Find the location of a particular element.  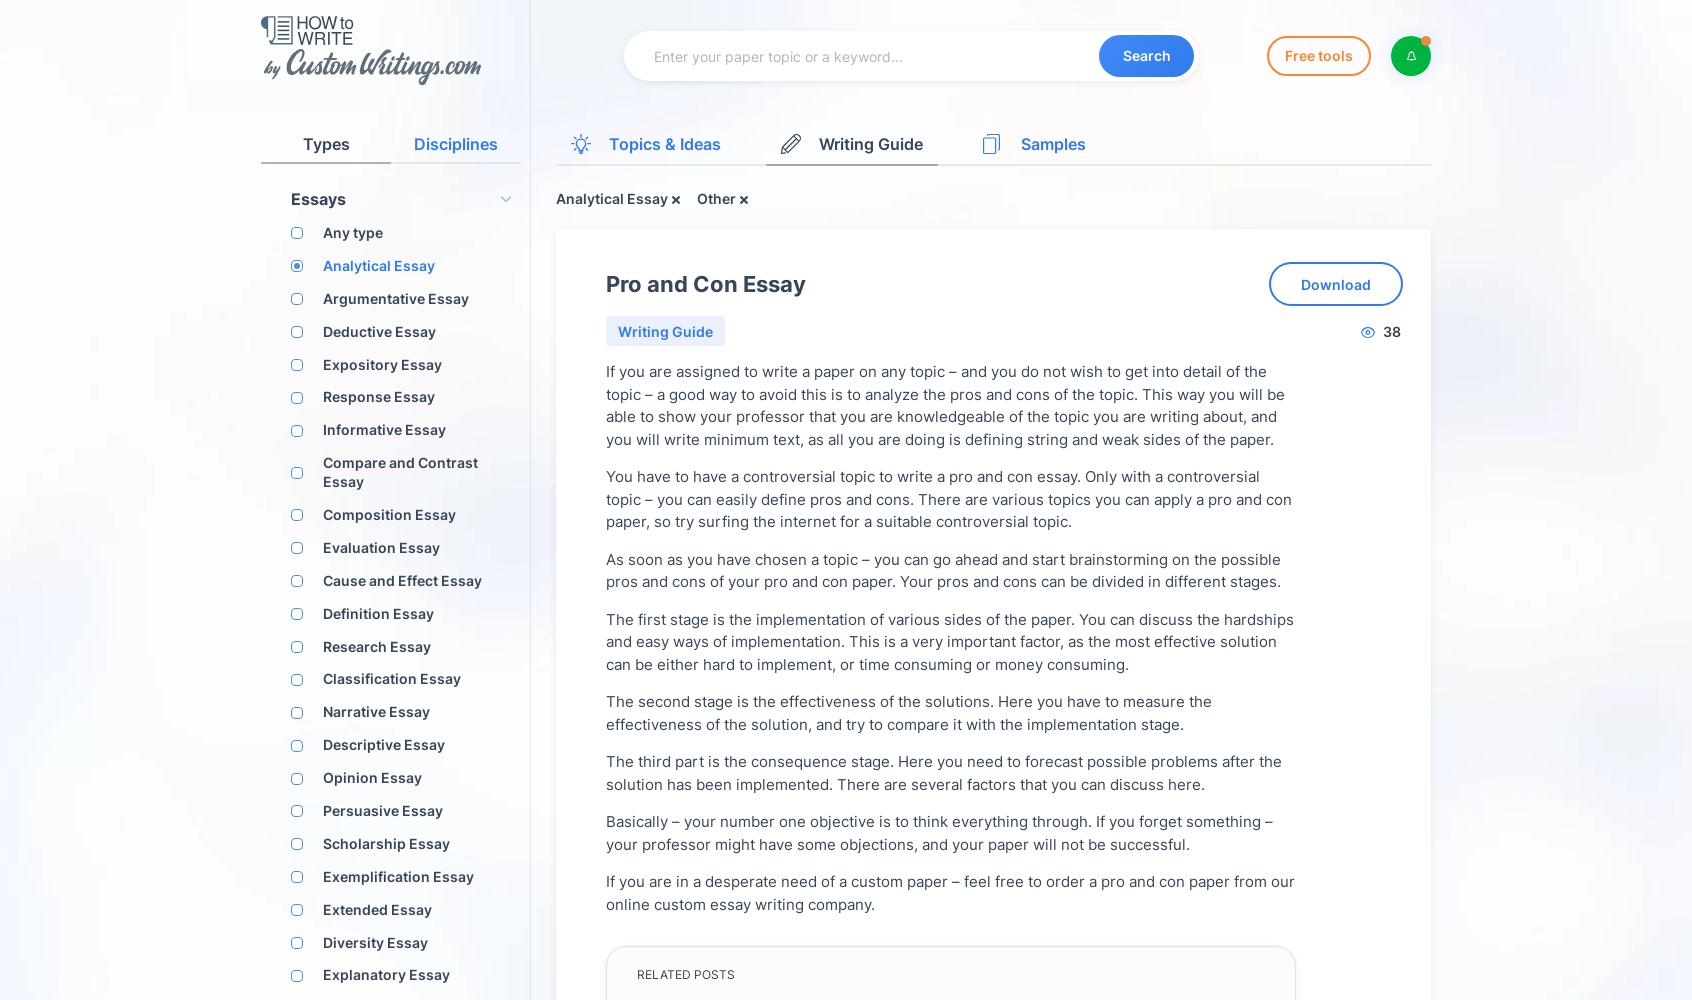

'Diversity Essay' is located at coordinates (375, 940).